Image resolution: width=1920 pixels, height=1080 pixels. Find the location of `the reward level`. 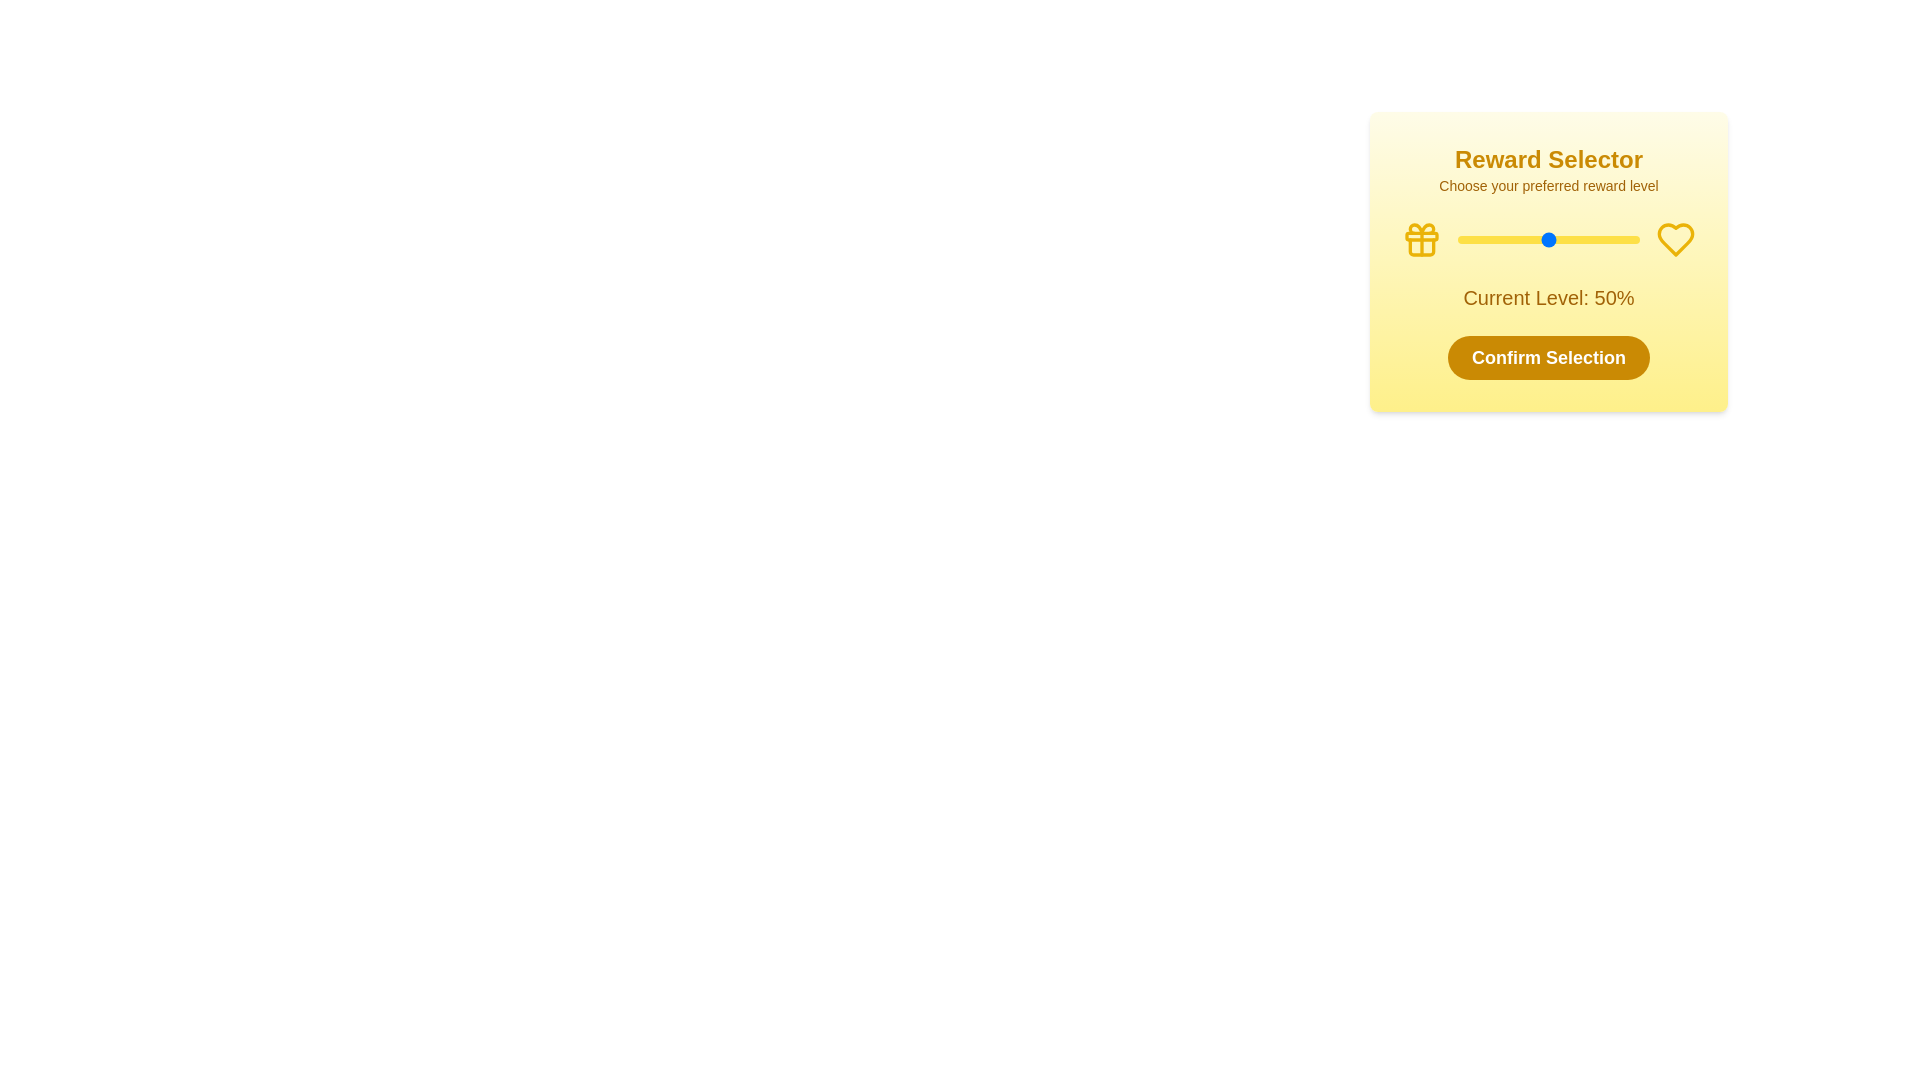

the reward level is located at coordinates (1584, 238).